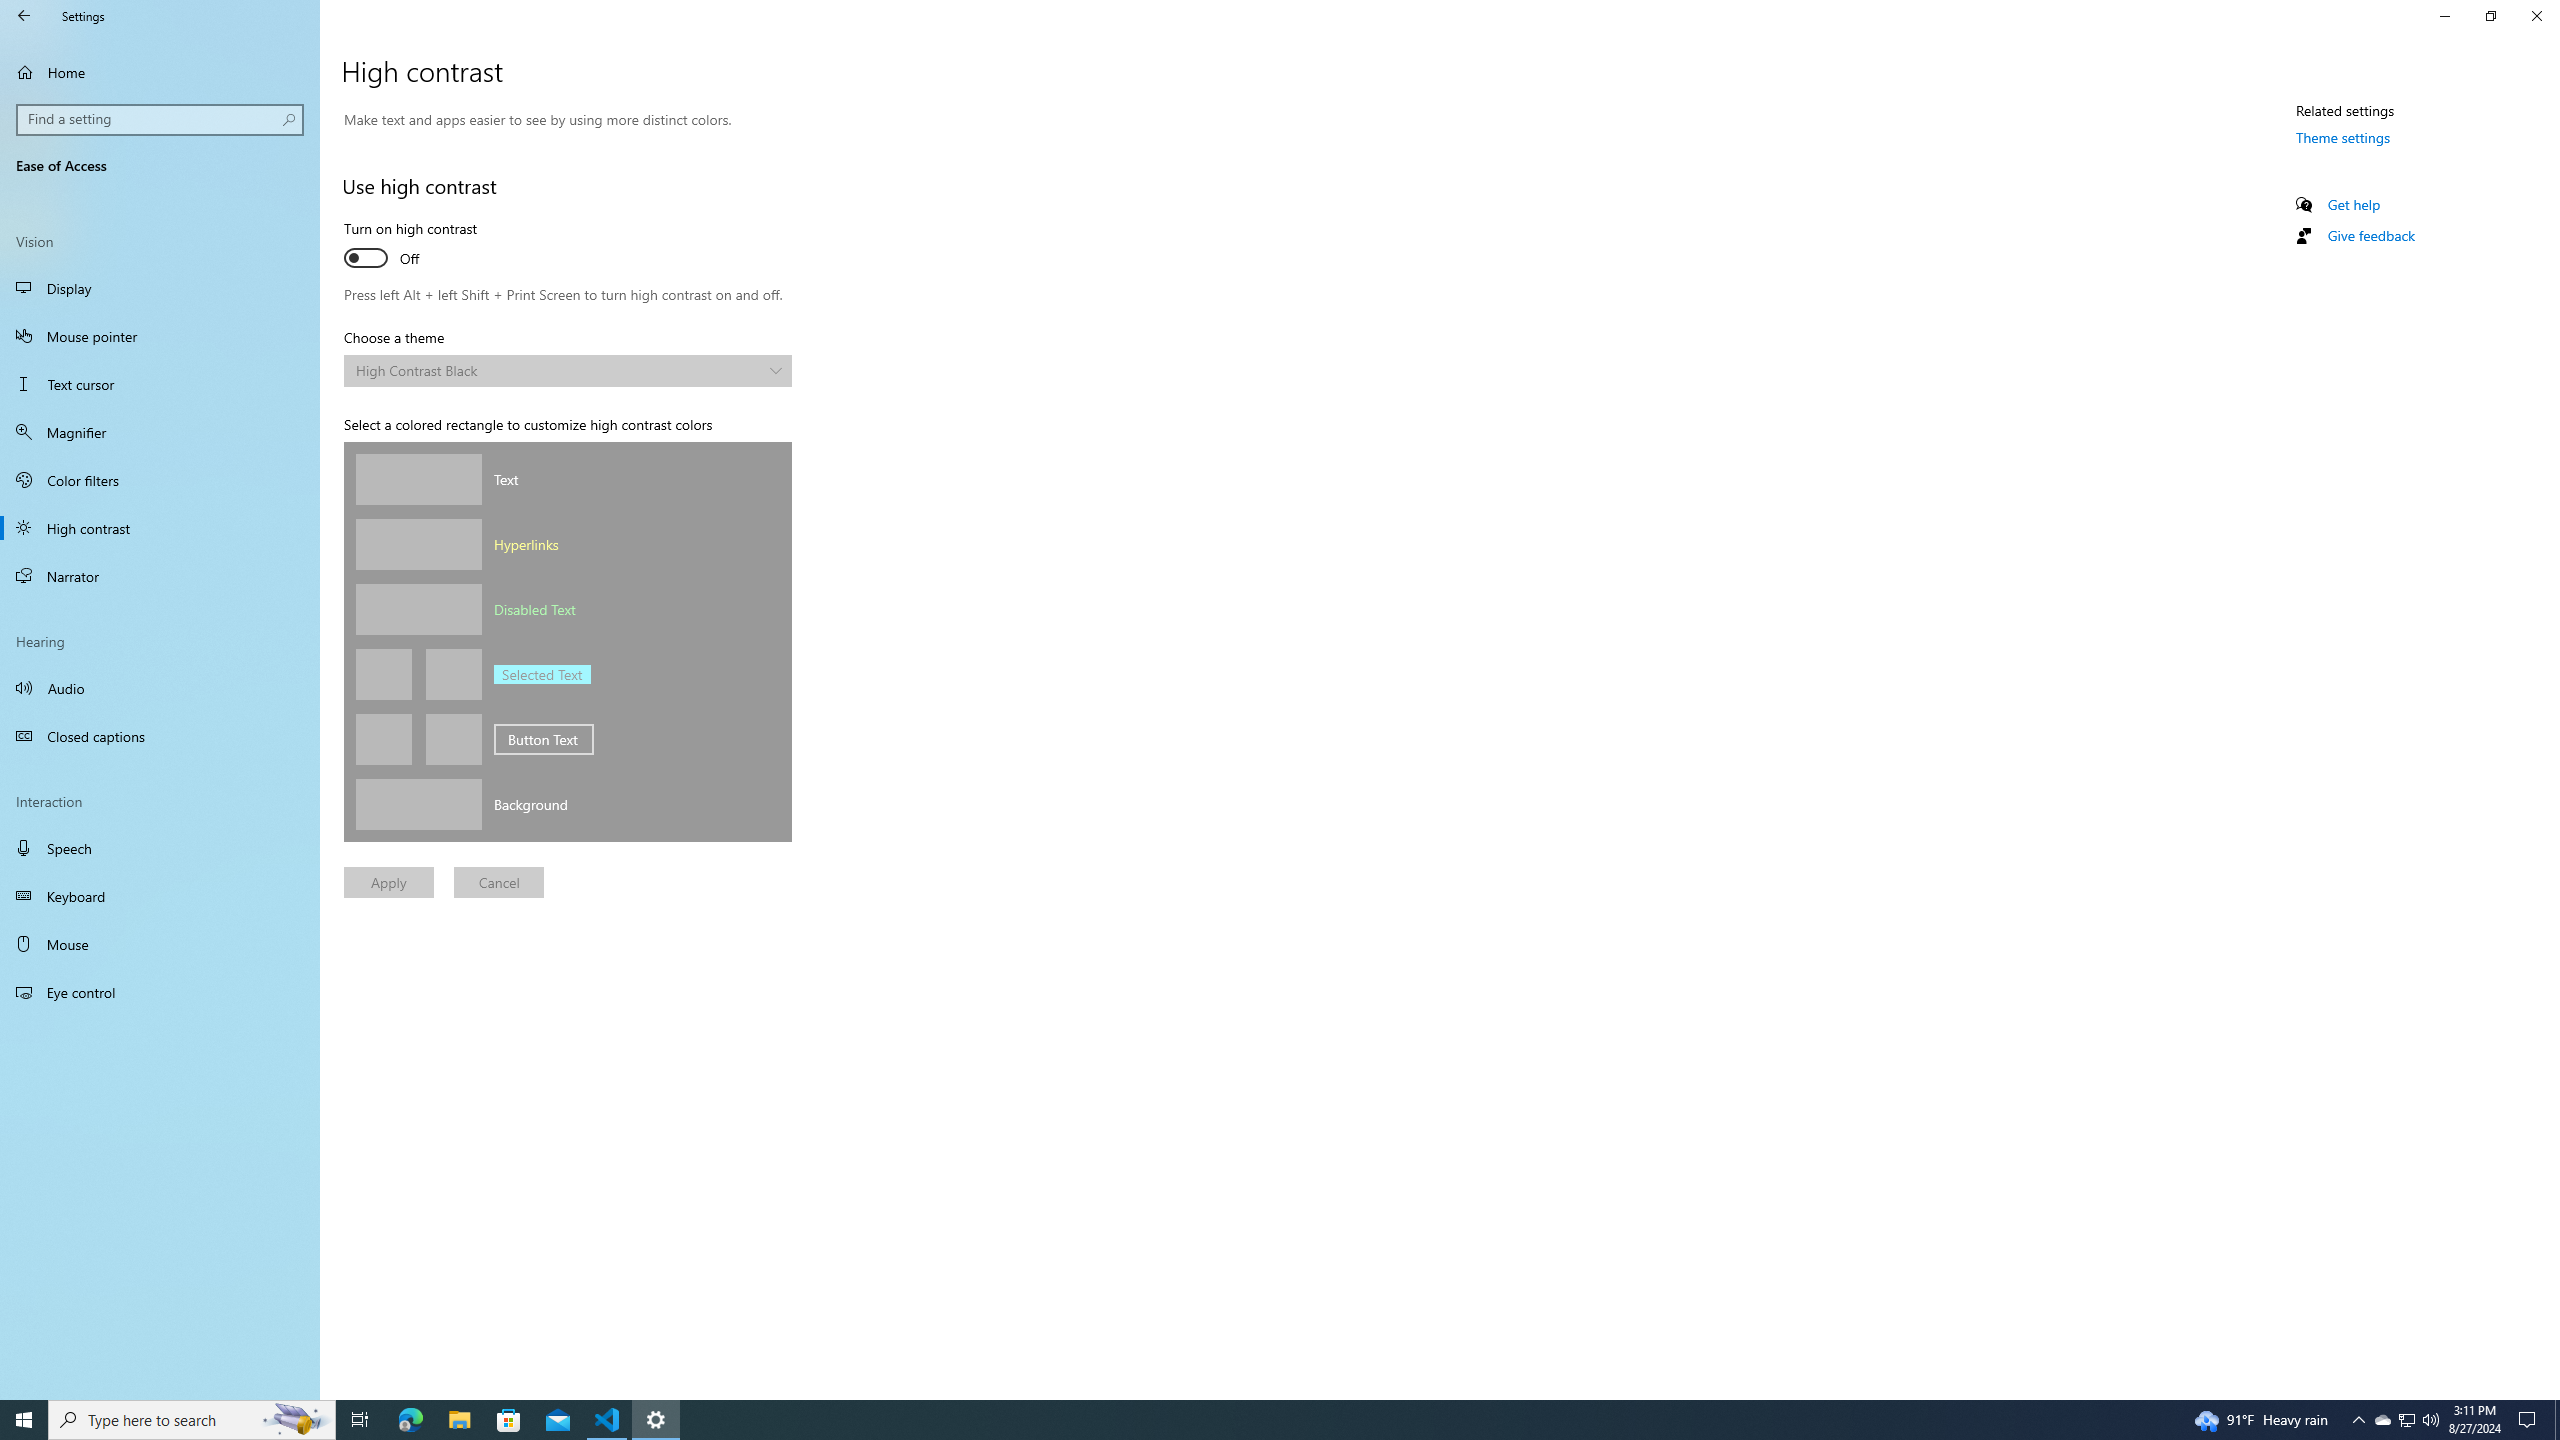 The width and height of the screenshot is (2560, 1440). I want to click on 'Color filters', so click(159, 479).